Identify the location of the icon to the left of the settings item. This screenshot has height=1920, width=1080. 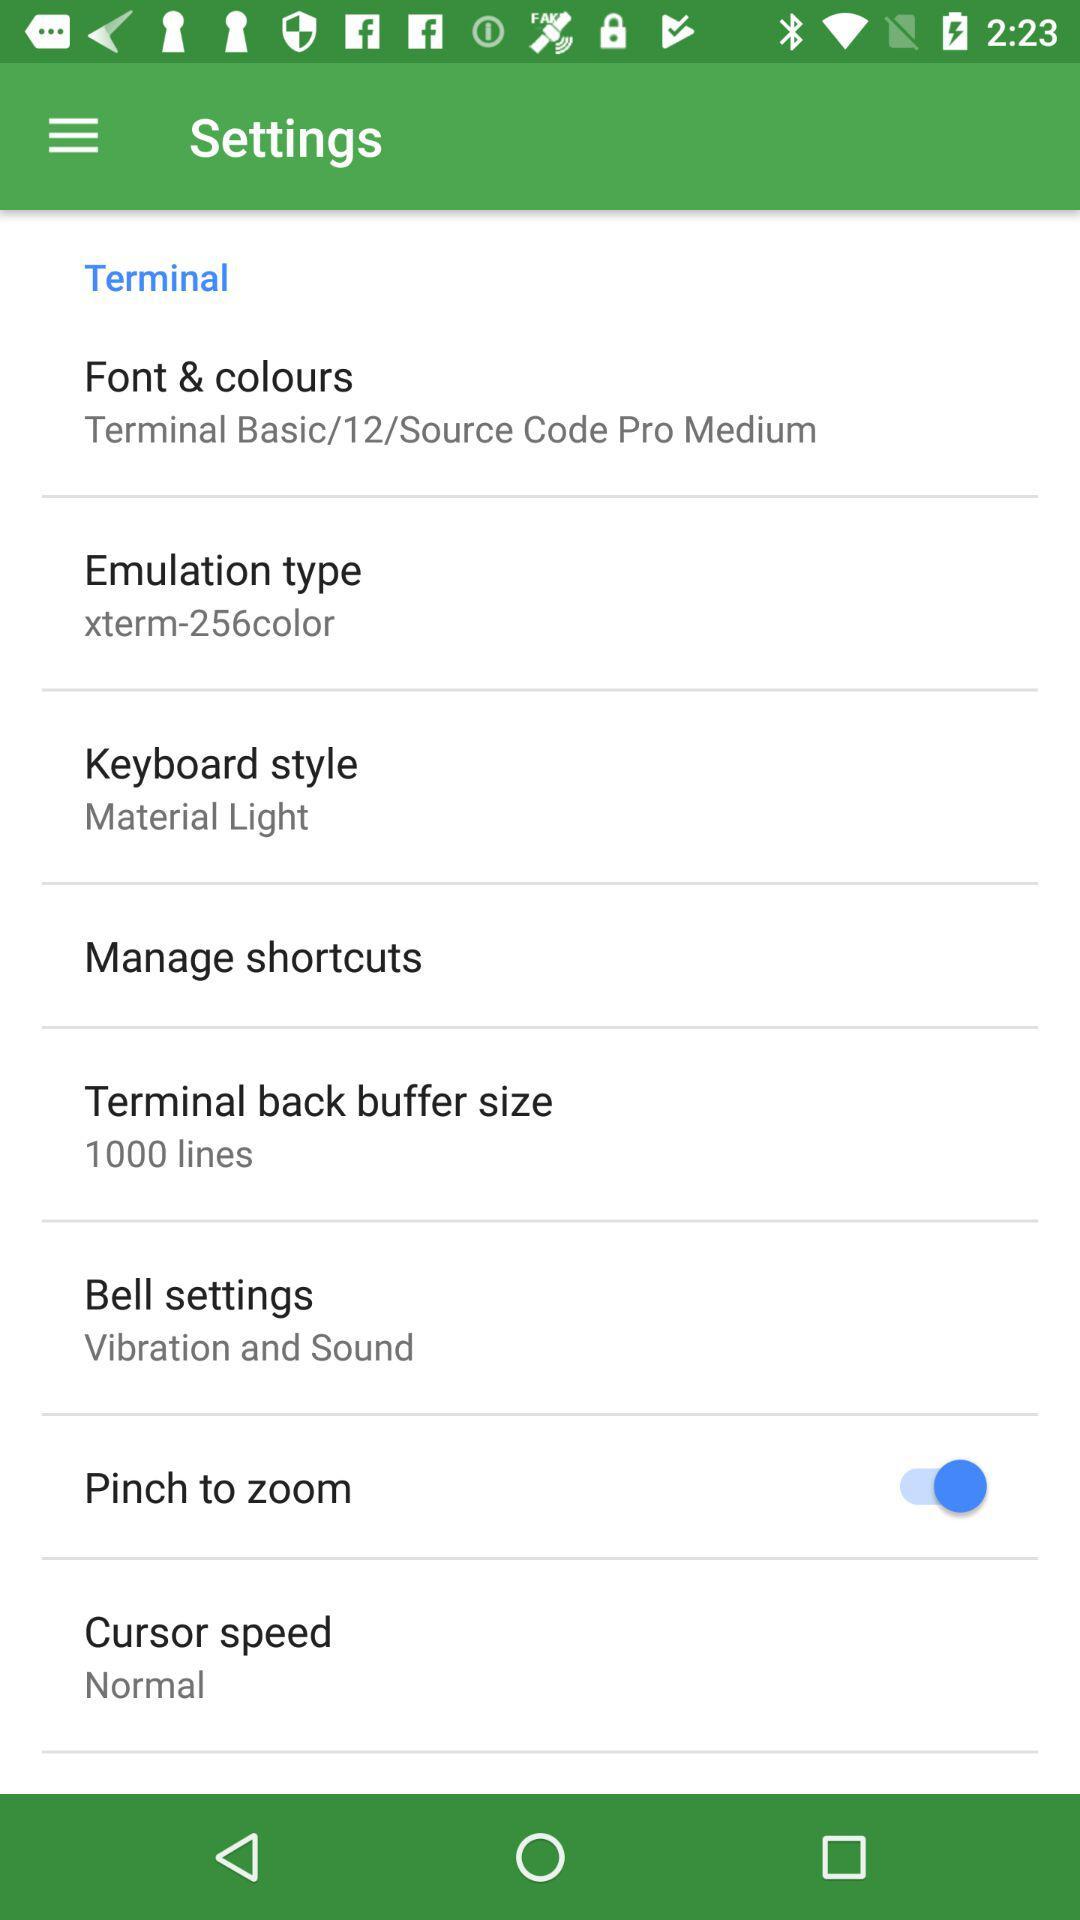
(72, 135).